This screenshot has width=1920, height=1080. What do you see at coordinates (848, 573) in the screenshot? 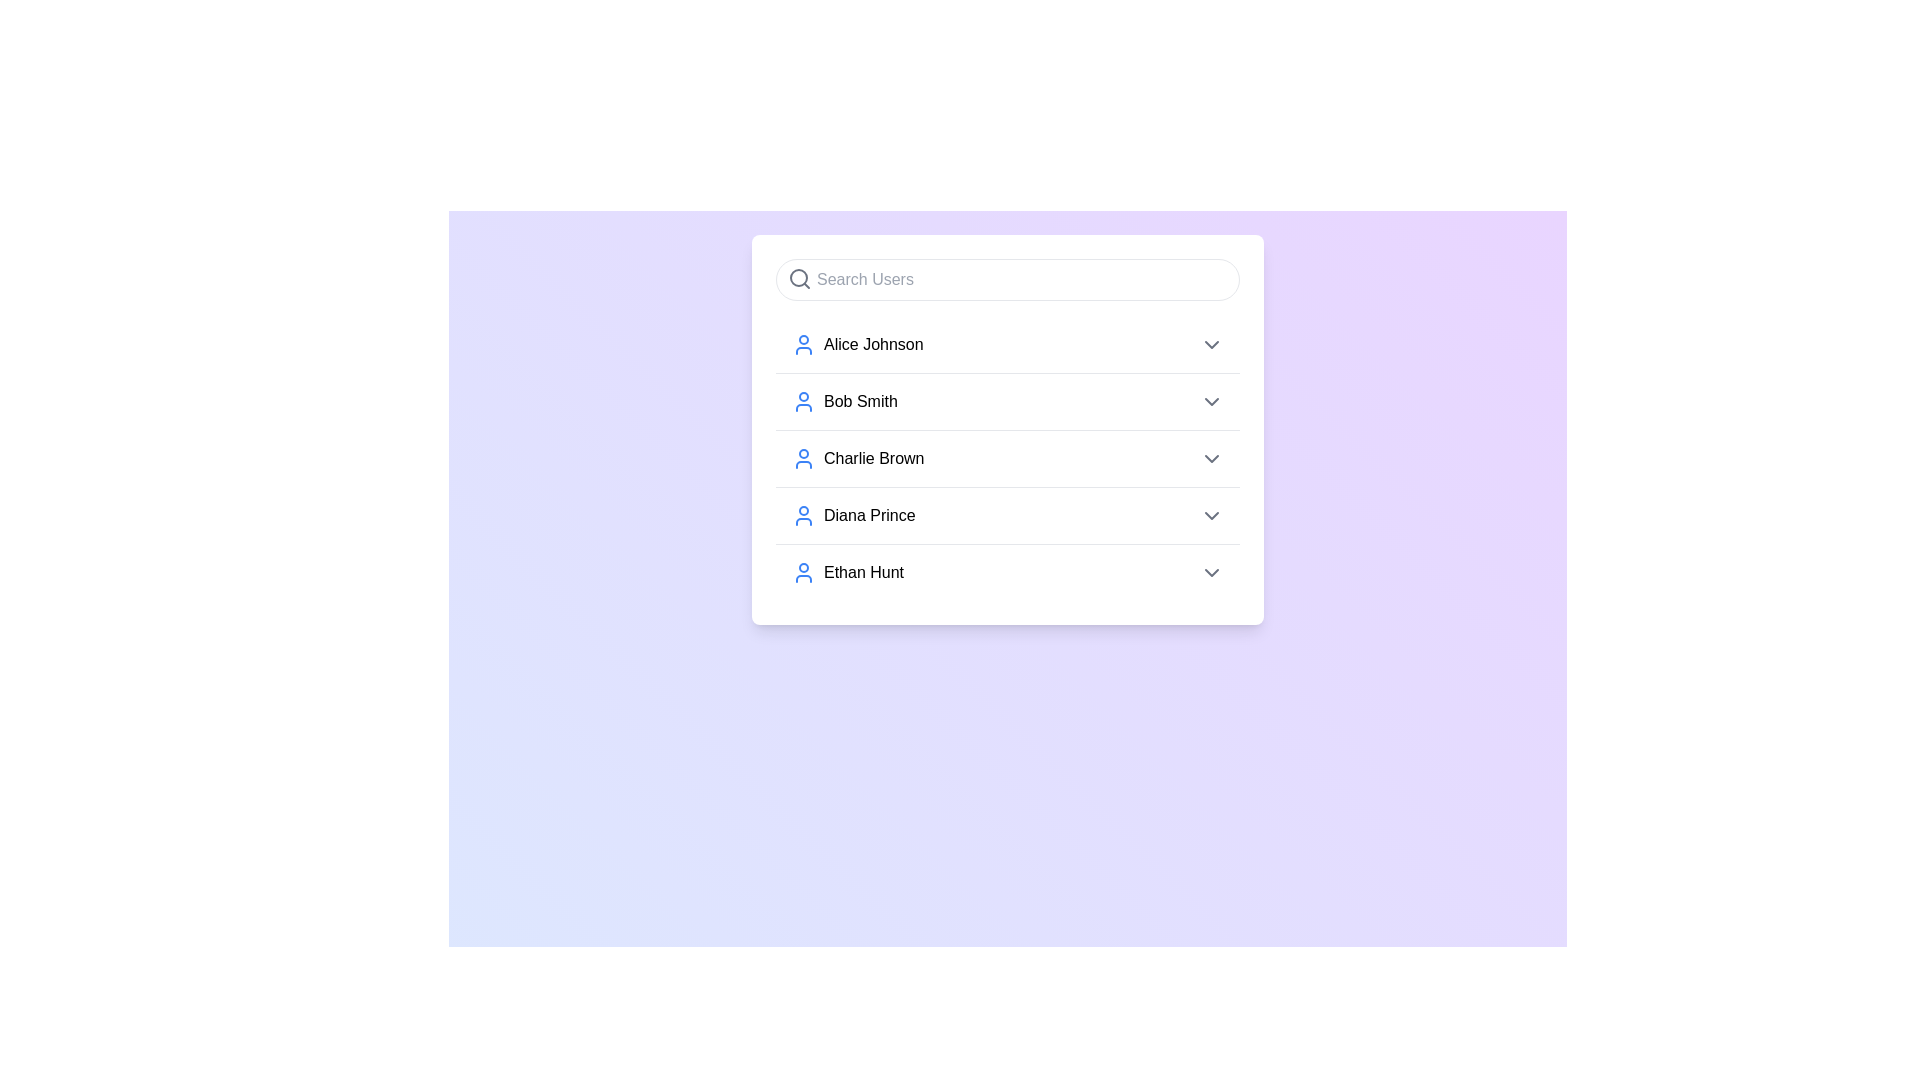
I see `the List item containing the label 'Ethan Hunt' with the user icon` at bounding box center [848, 573].